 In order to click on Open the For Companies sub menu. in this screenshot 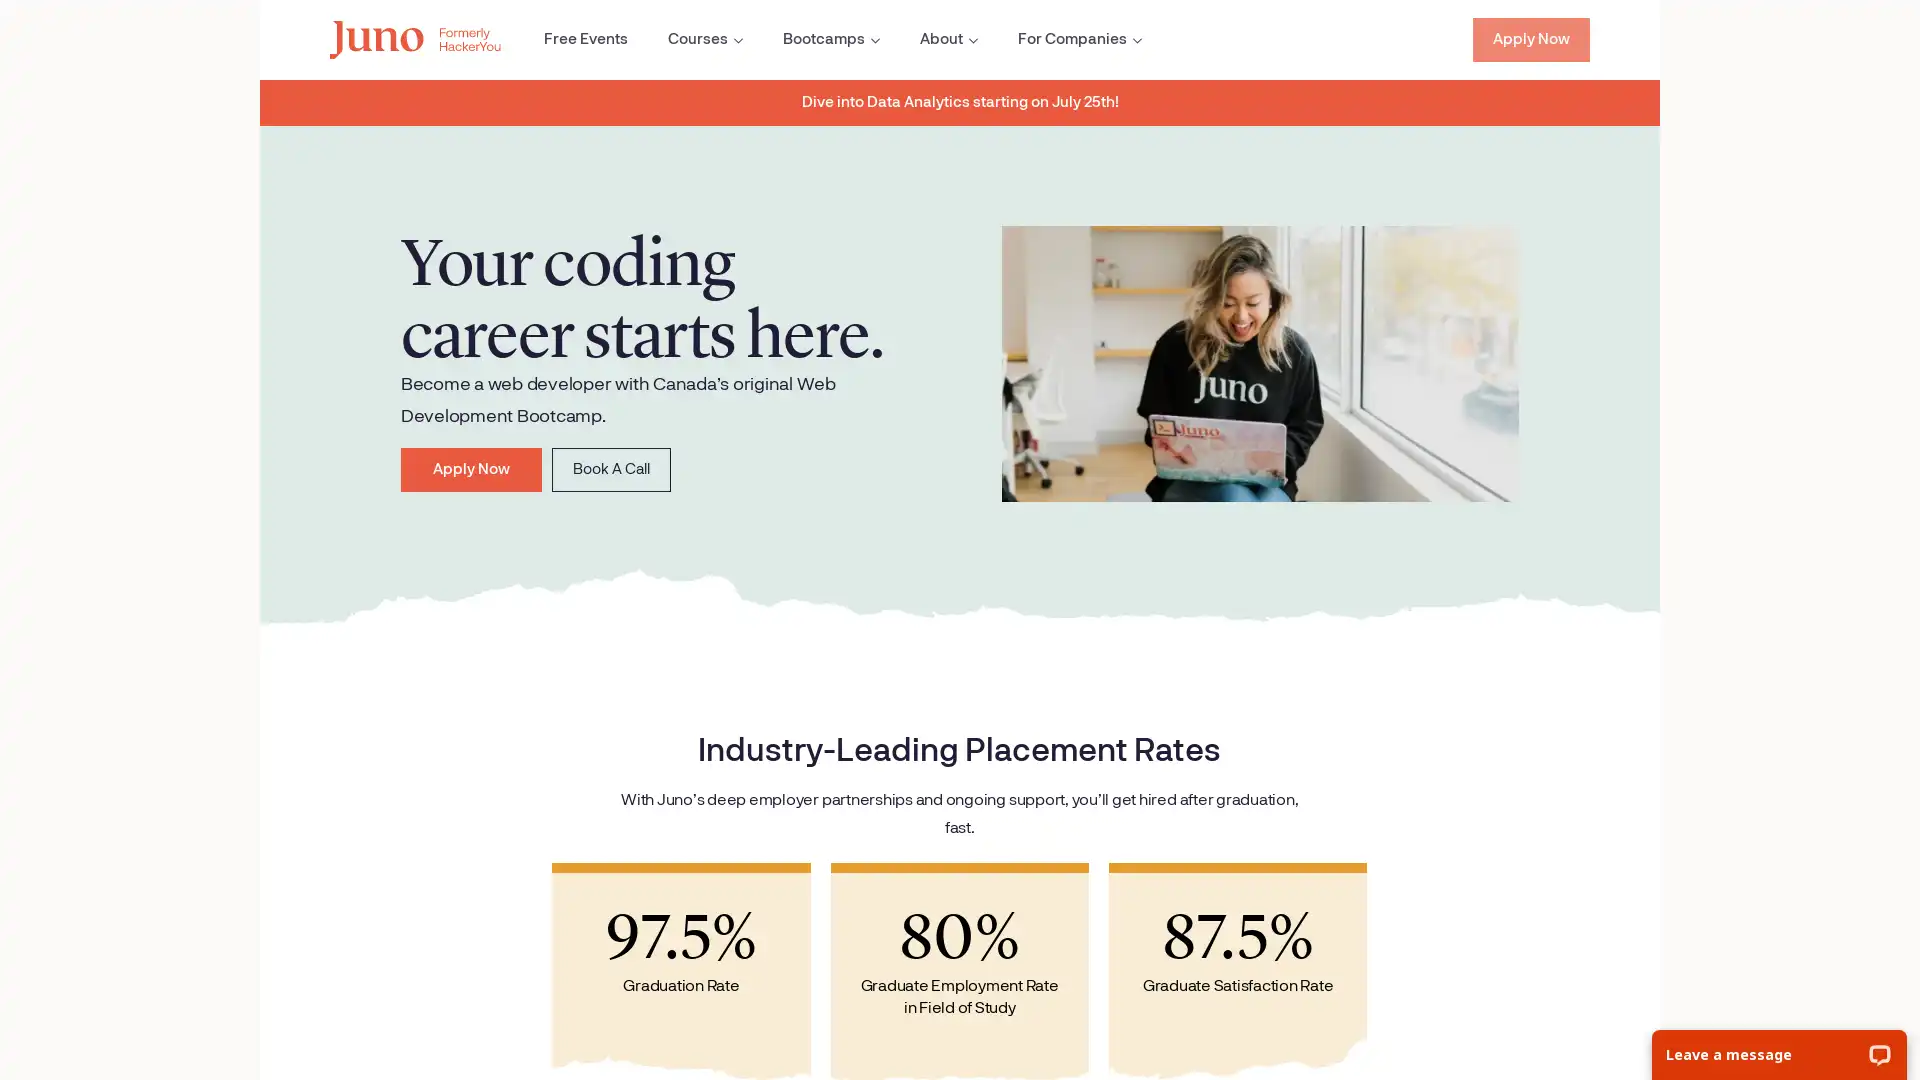, I will do `click(1061, 39)`.